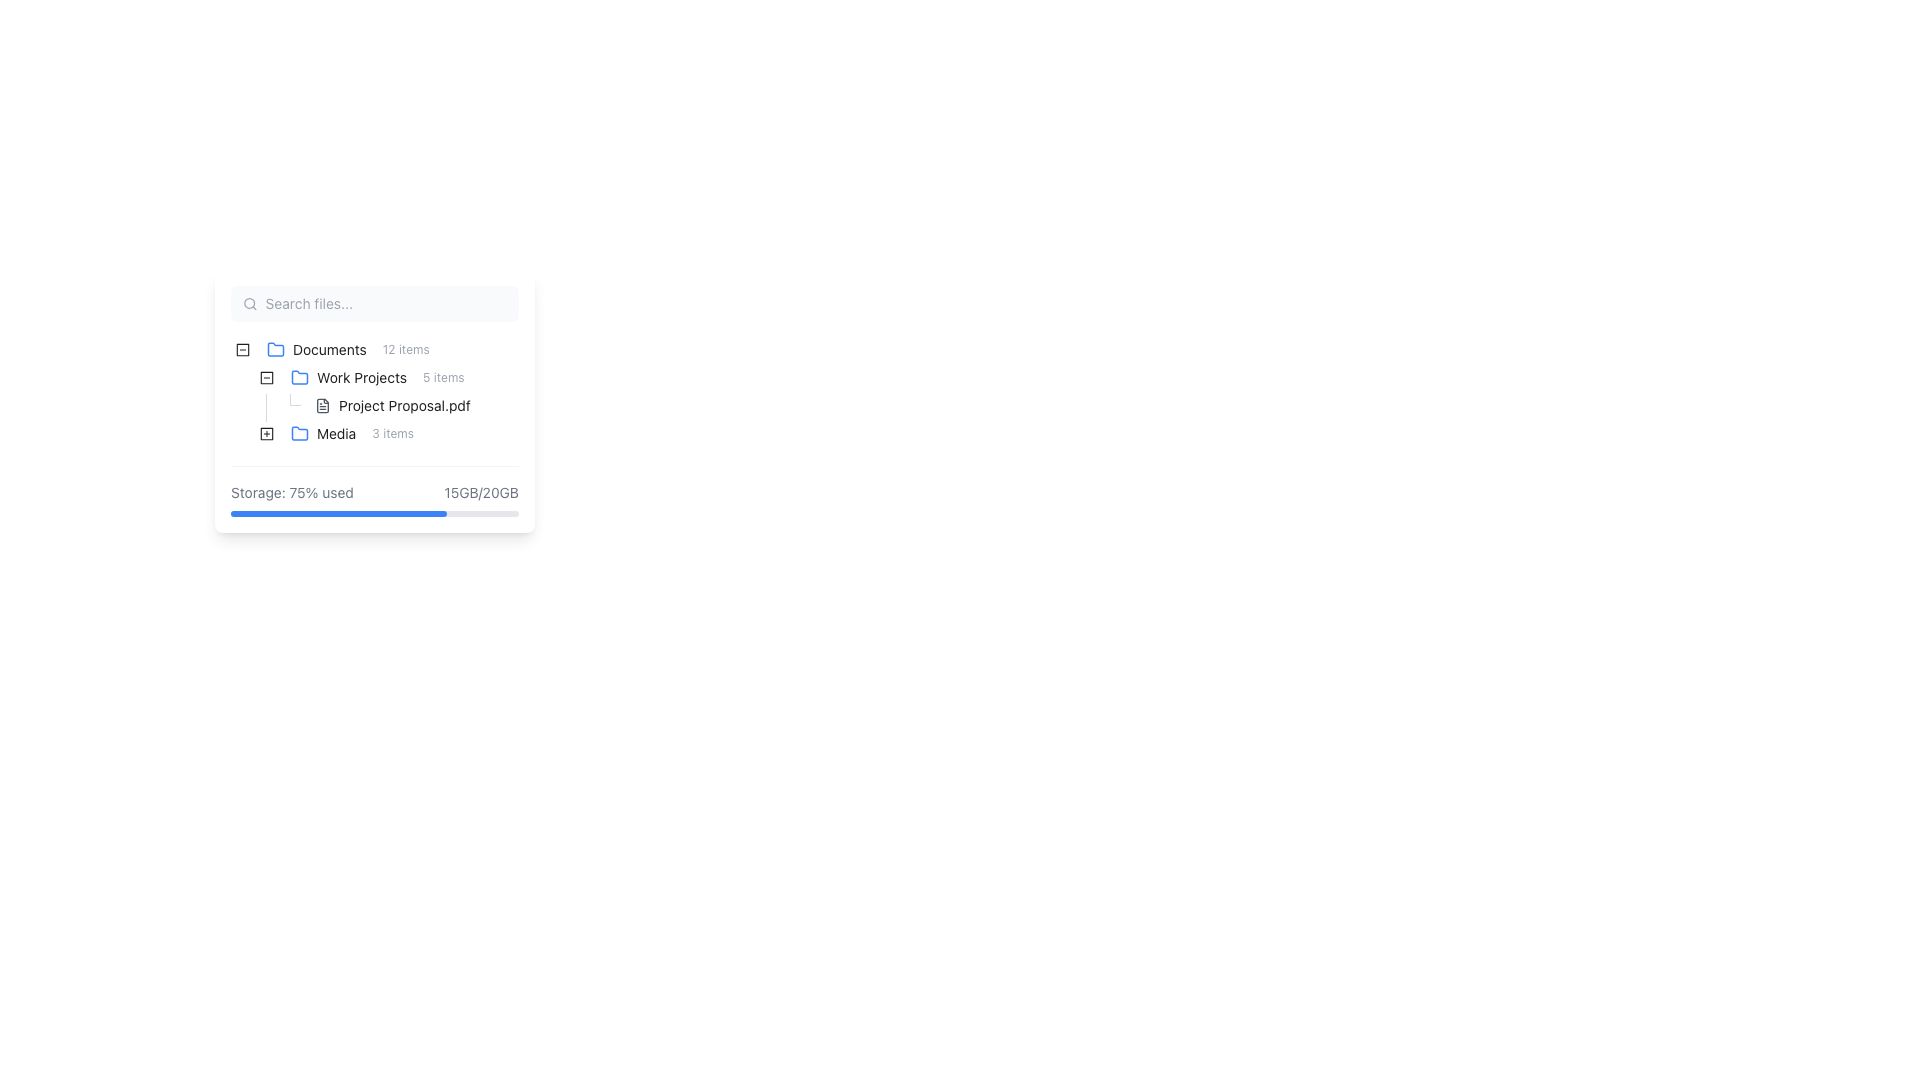 This screenshot has height=1080, width=1920. What do you see at coordinates (403, 405) in the screenshot?
I see `the text label displaying 'Project Proposal.pdf' located in the 'Work Projects' folder` at bounding box center [403, 405].